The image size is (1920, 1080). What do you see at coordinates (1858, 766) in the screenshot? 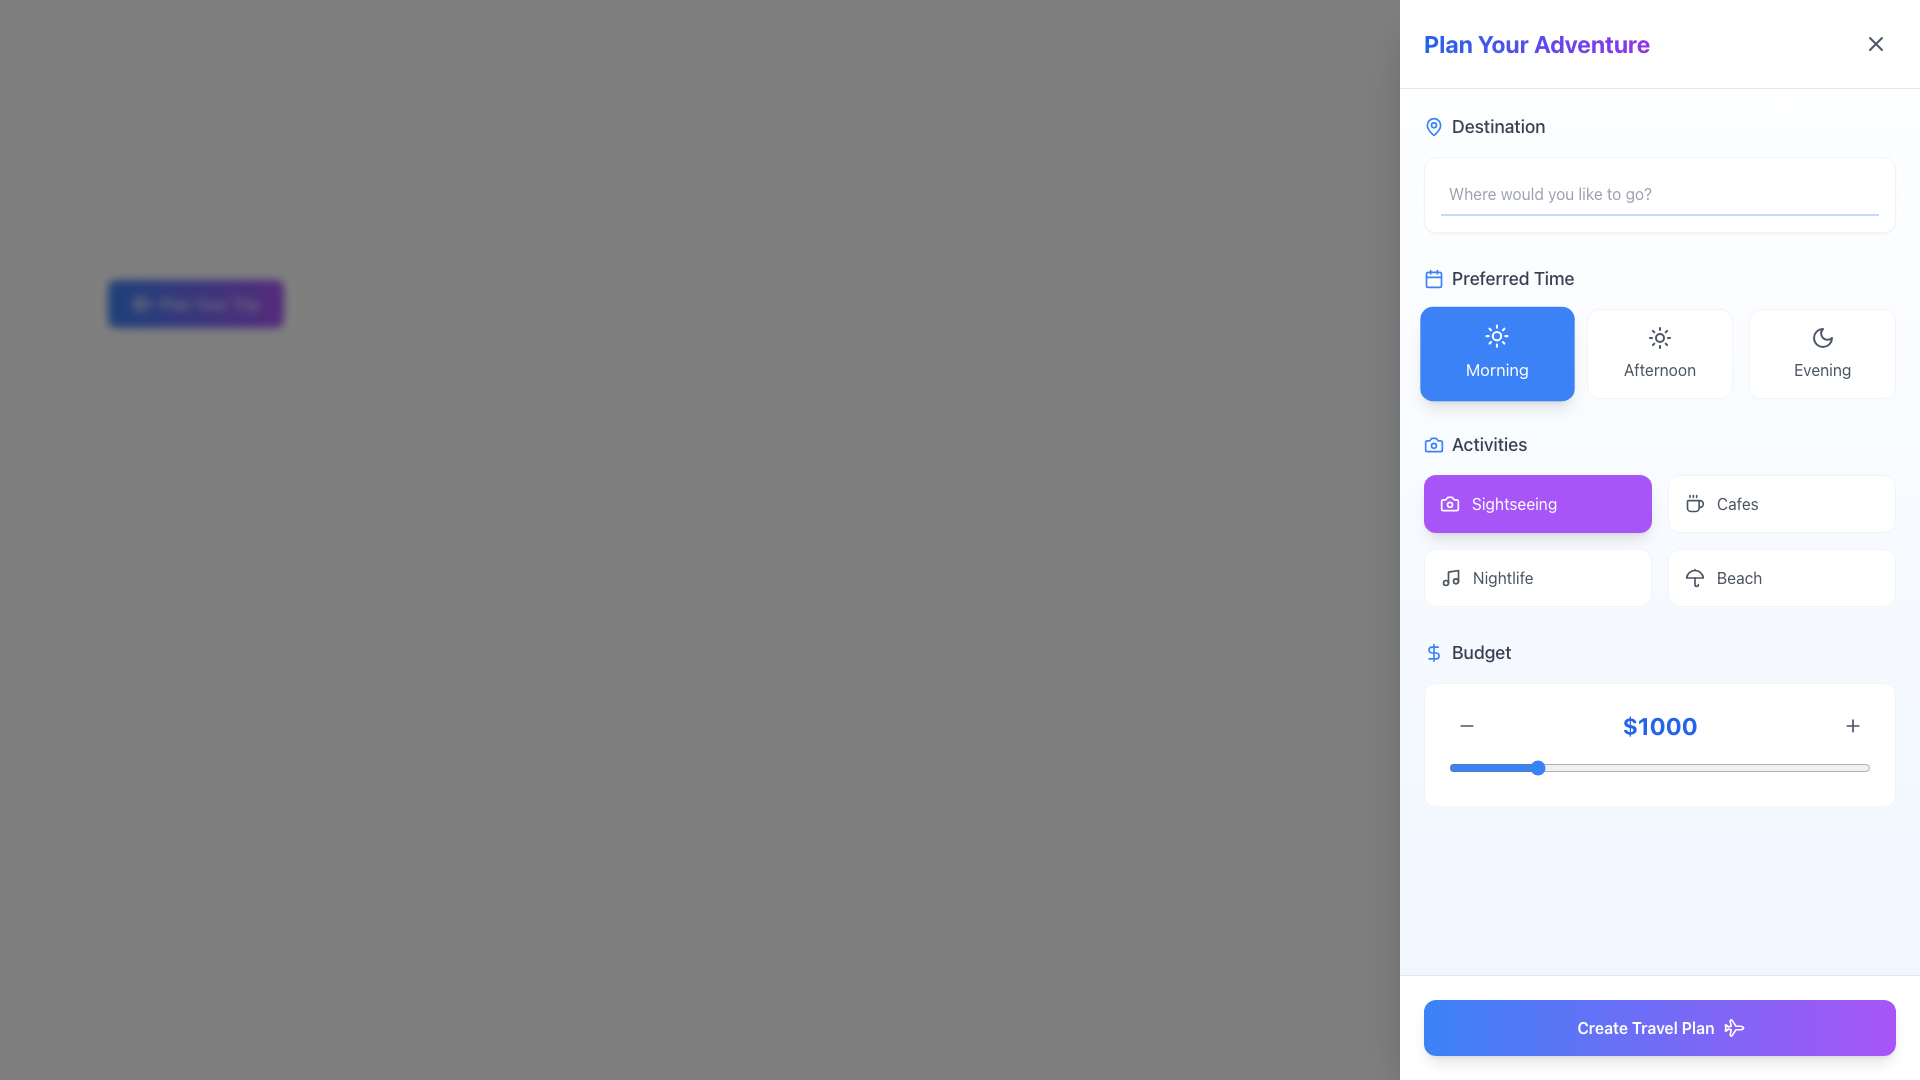
I see `the budget value` at bounding box center [1858, 766].